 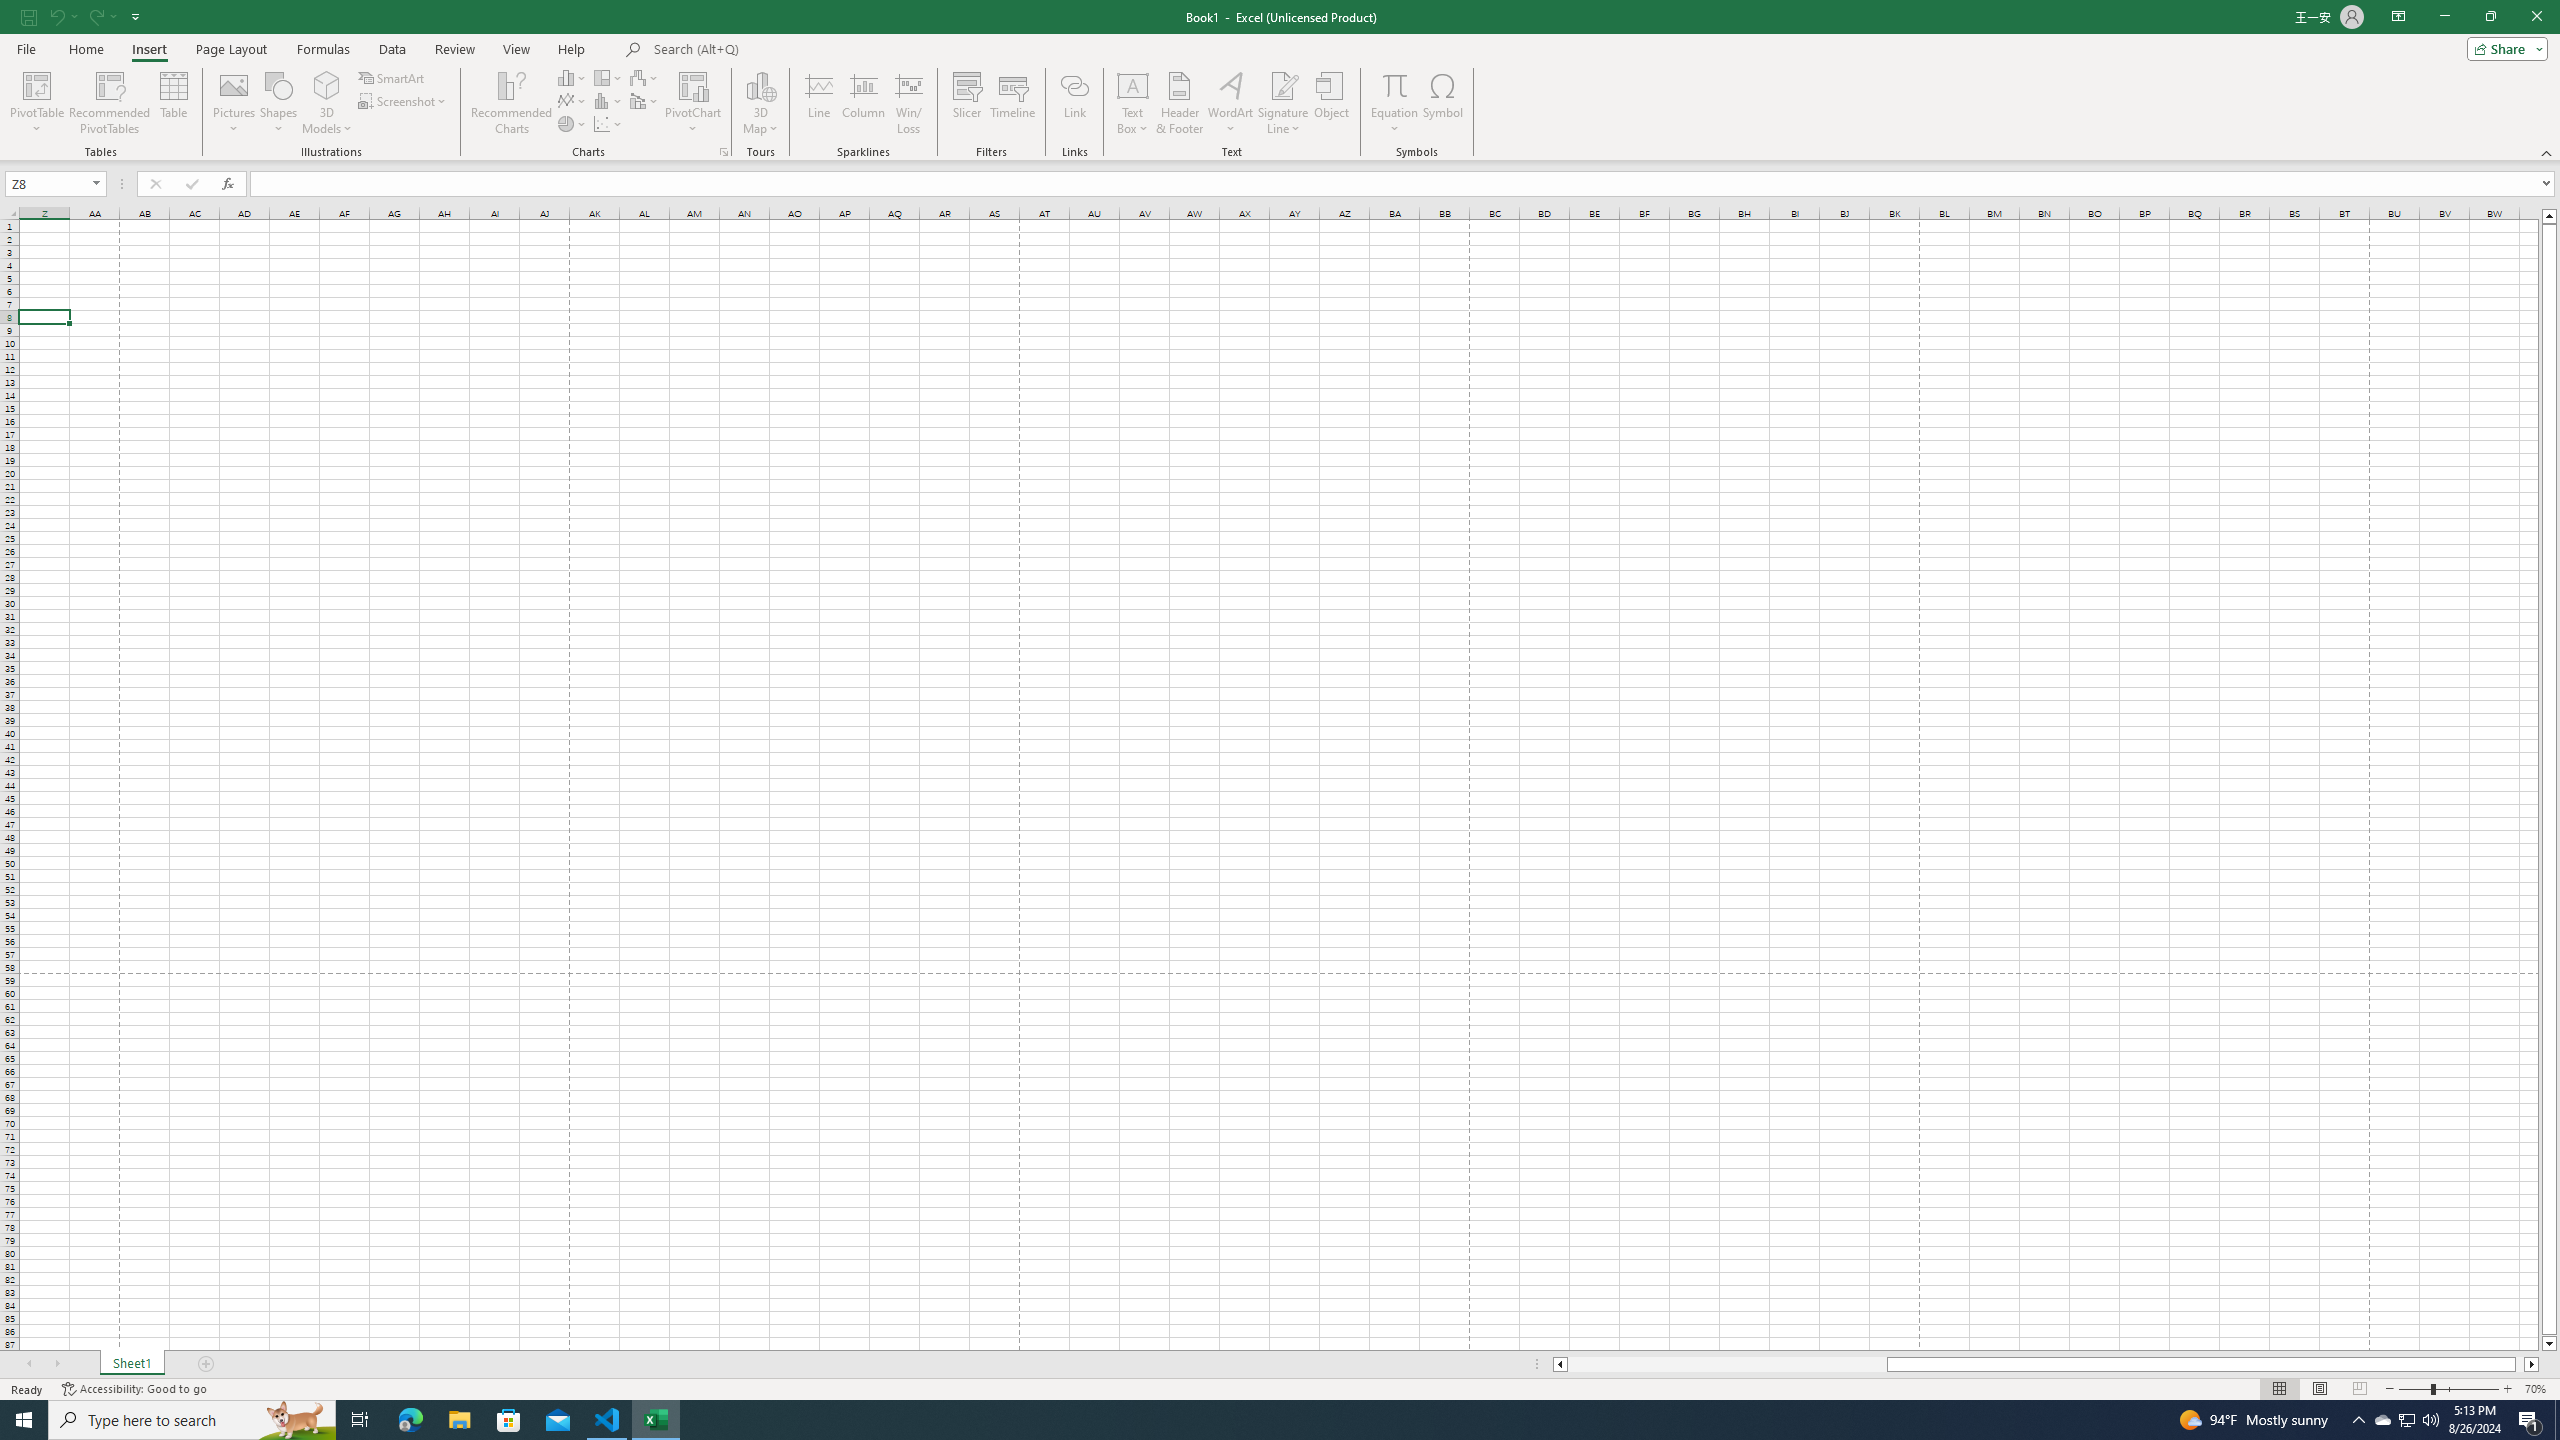 I want to click on 'Shapes', so click(x=278, y=103).